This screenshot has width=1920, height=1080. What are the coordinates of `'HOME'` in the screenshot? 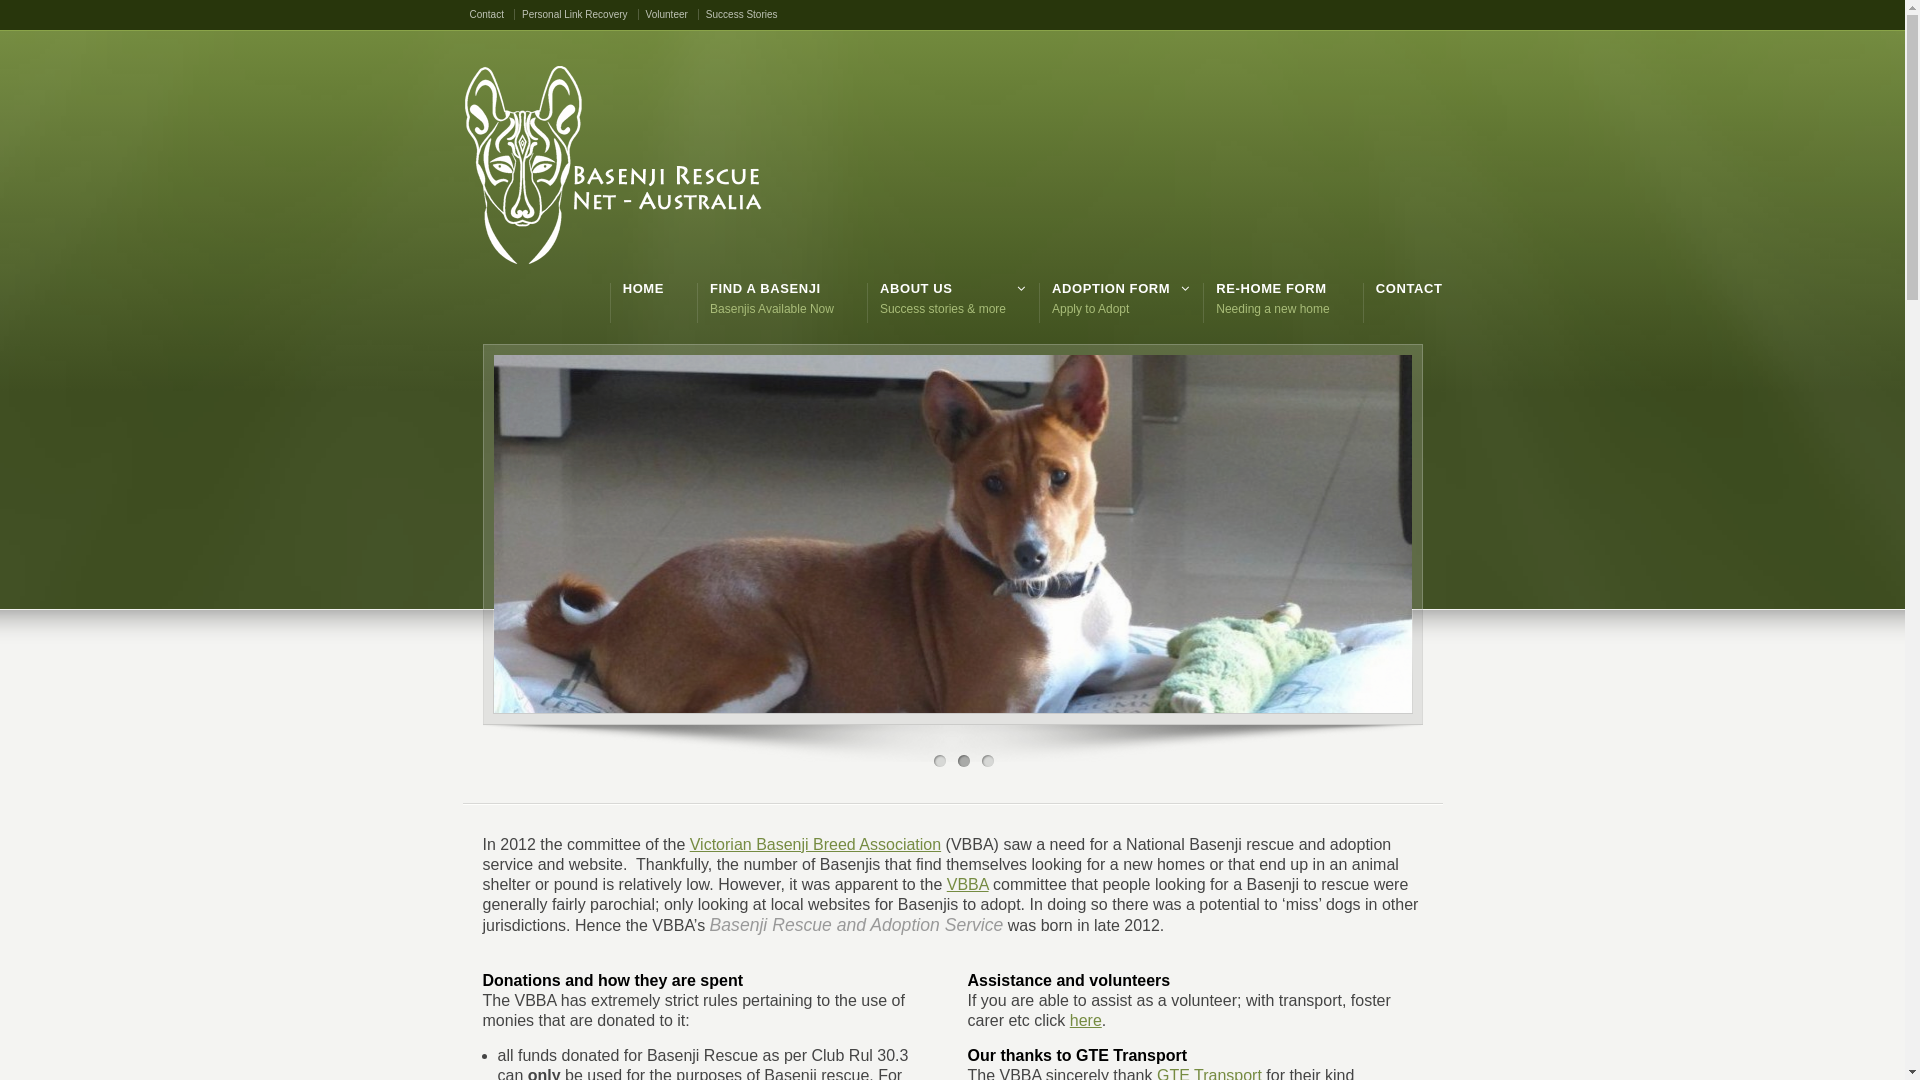 It's located at (622, 289).